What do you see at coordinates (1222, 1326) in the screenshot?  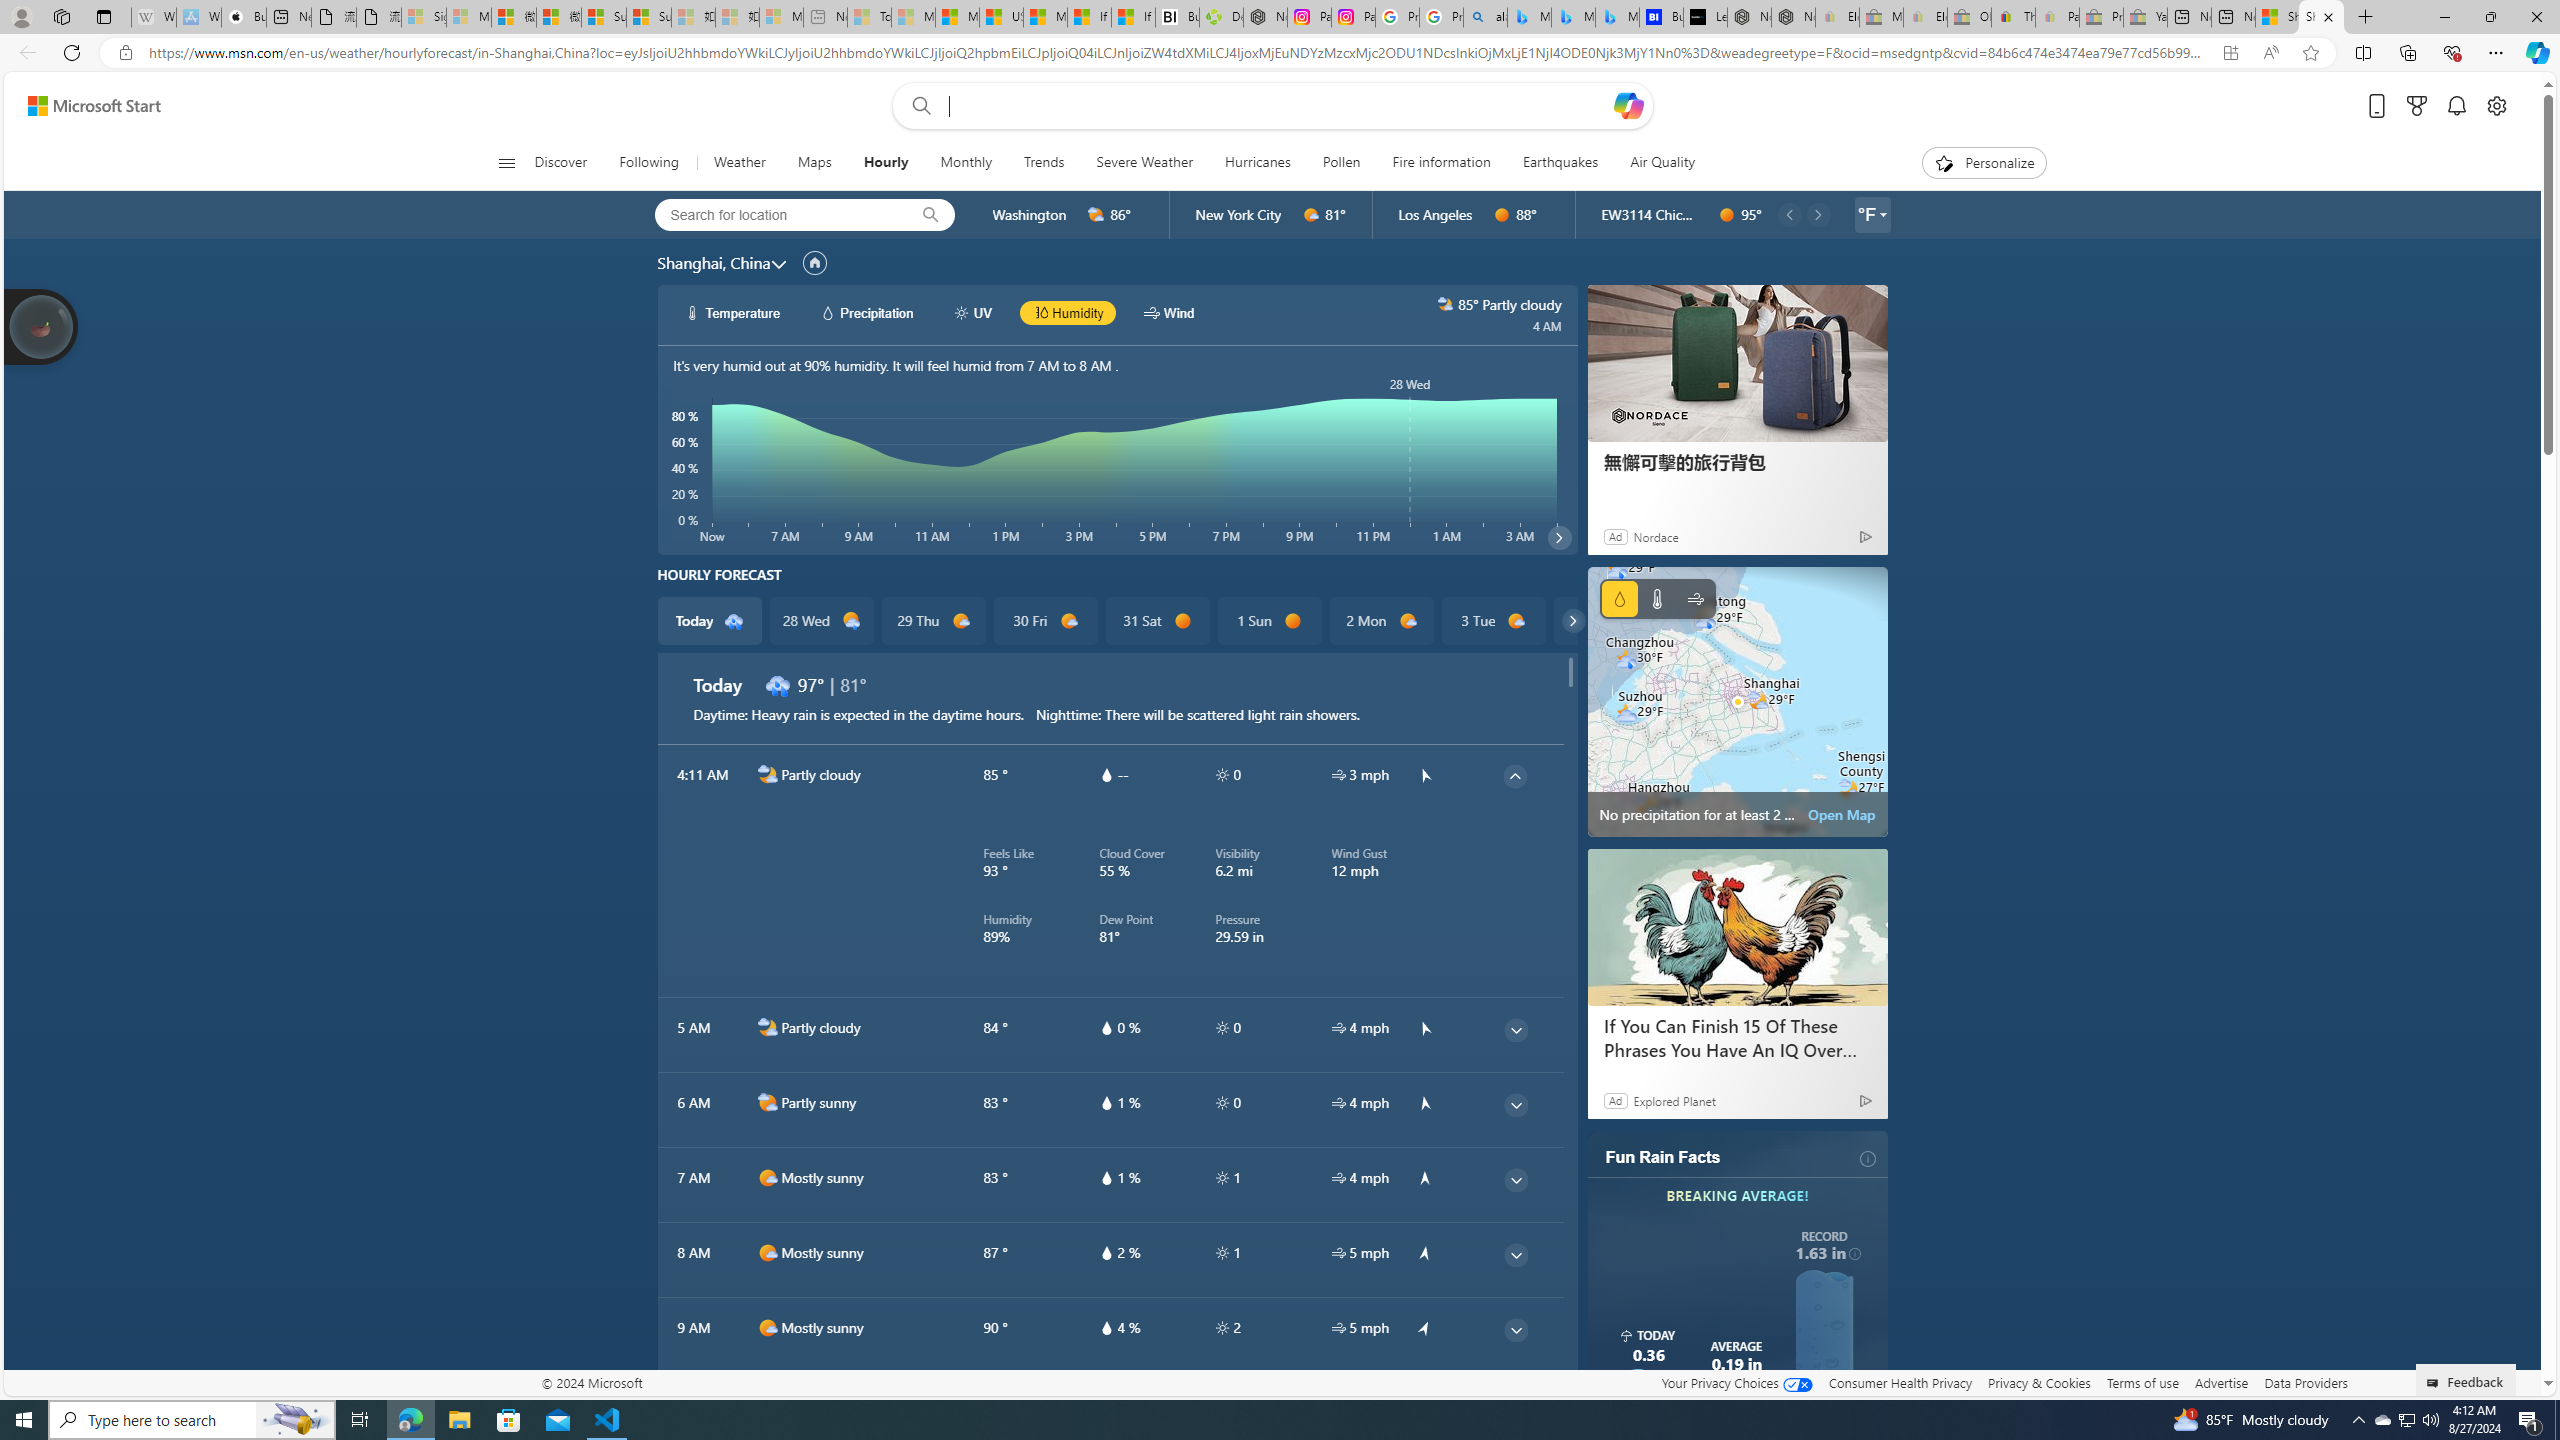 I see `'hourlyTable/uv'` at bounding box center [1222, 1326].